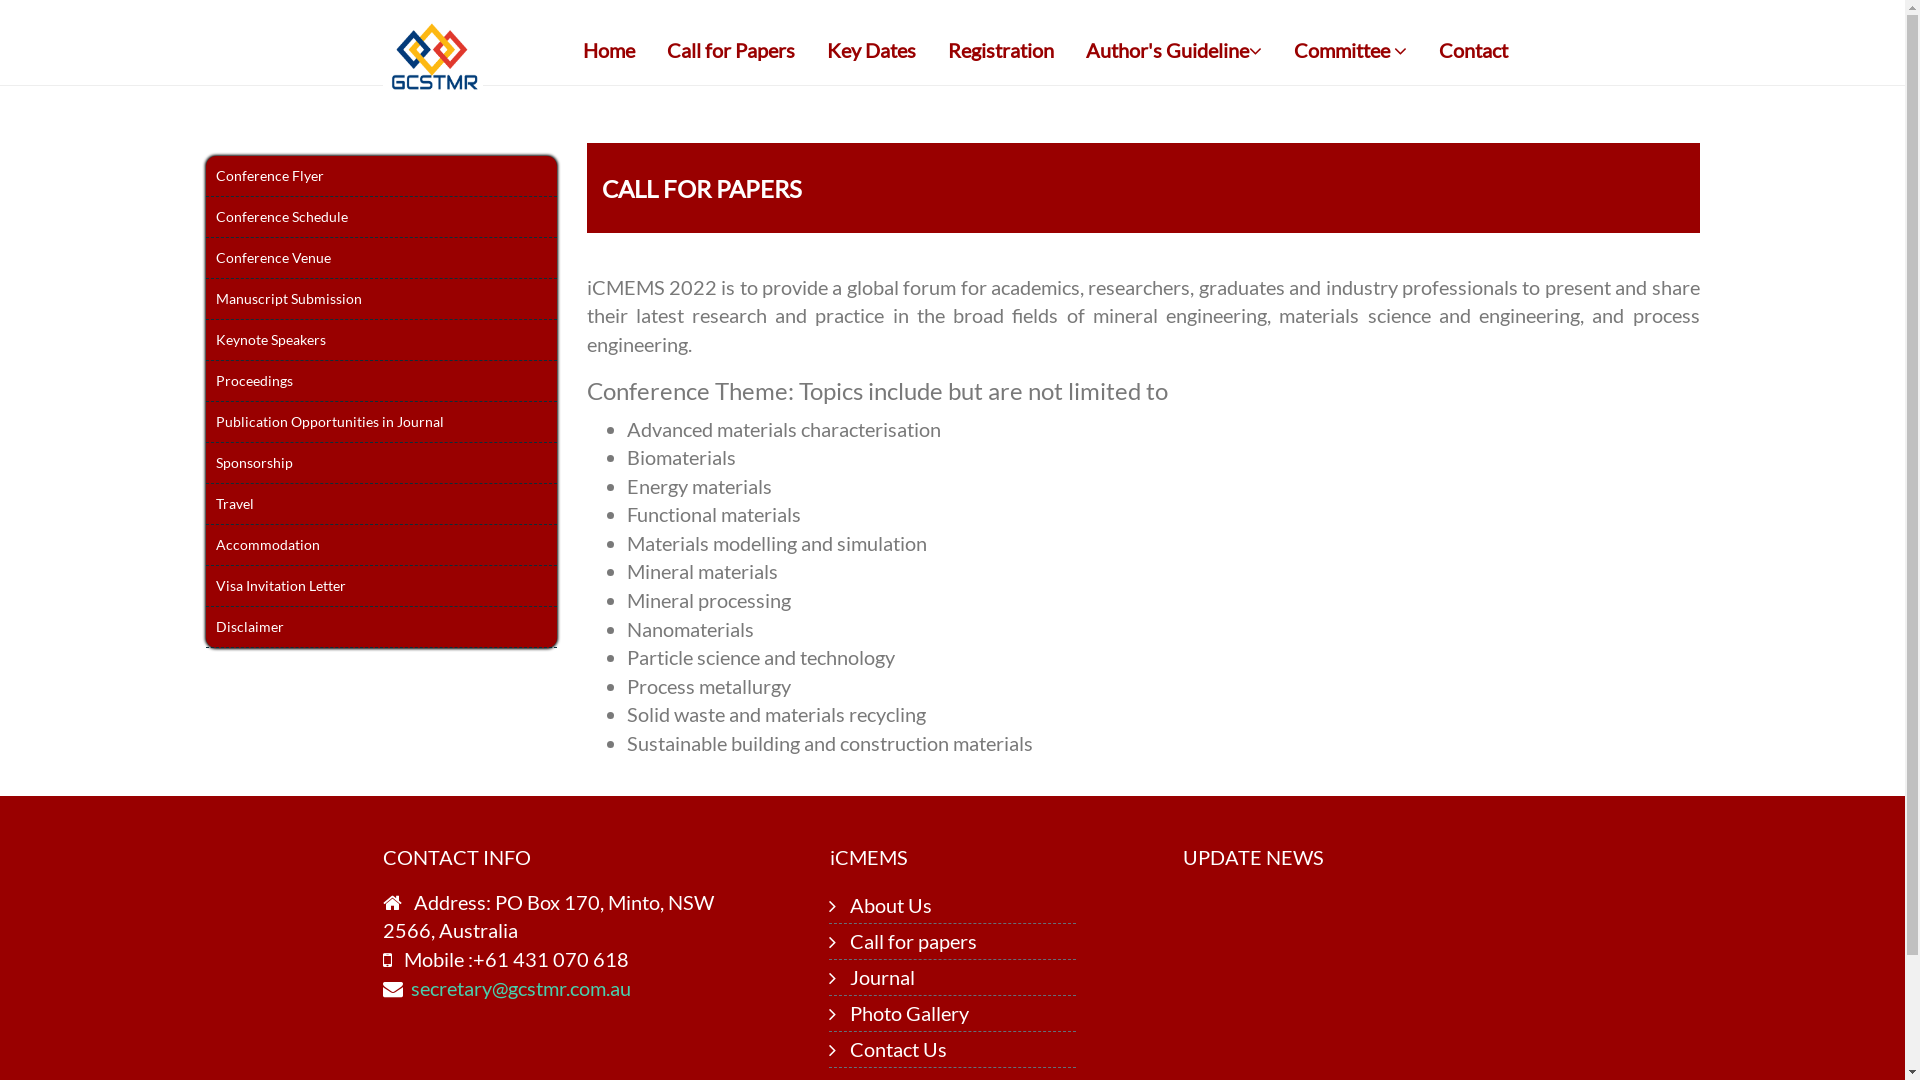 The image size is (1920, 1080). Describe the element at coordinates (408, 986) in the screenshot. I see `'secretary@gcstmr.com.au'` at that location.